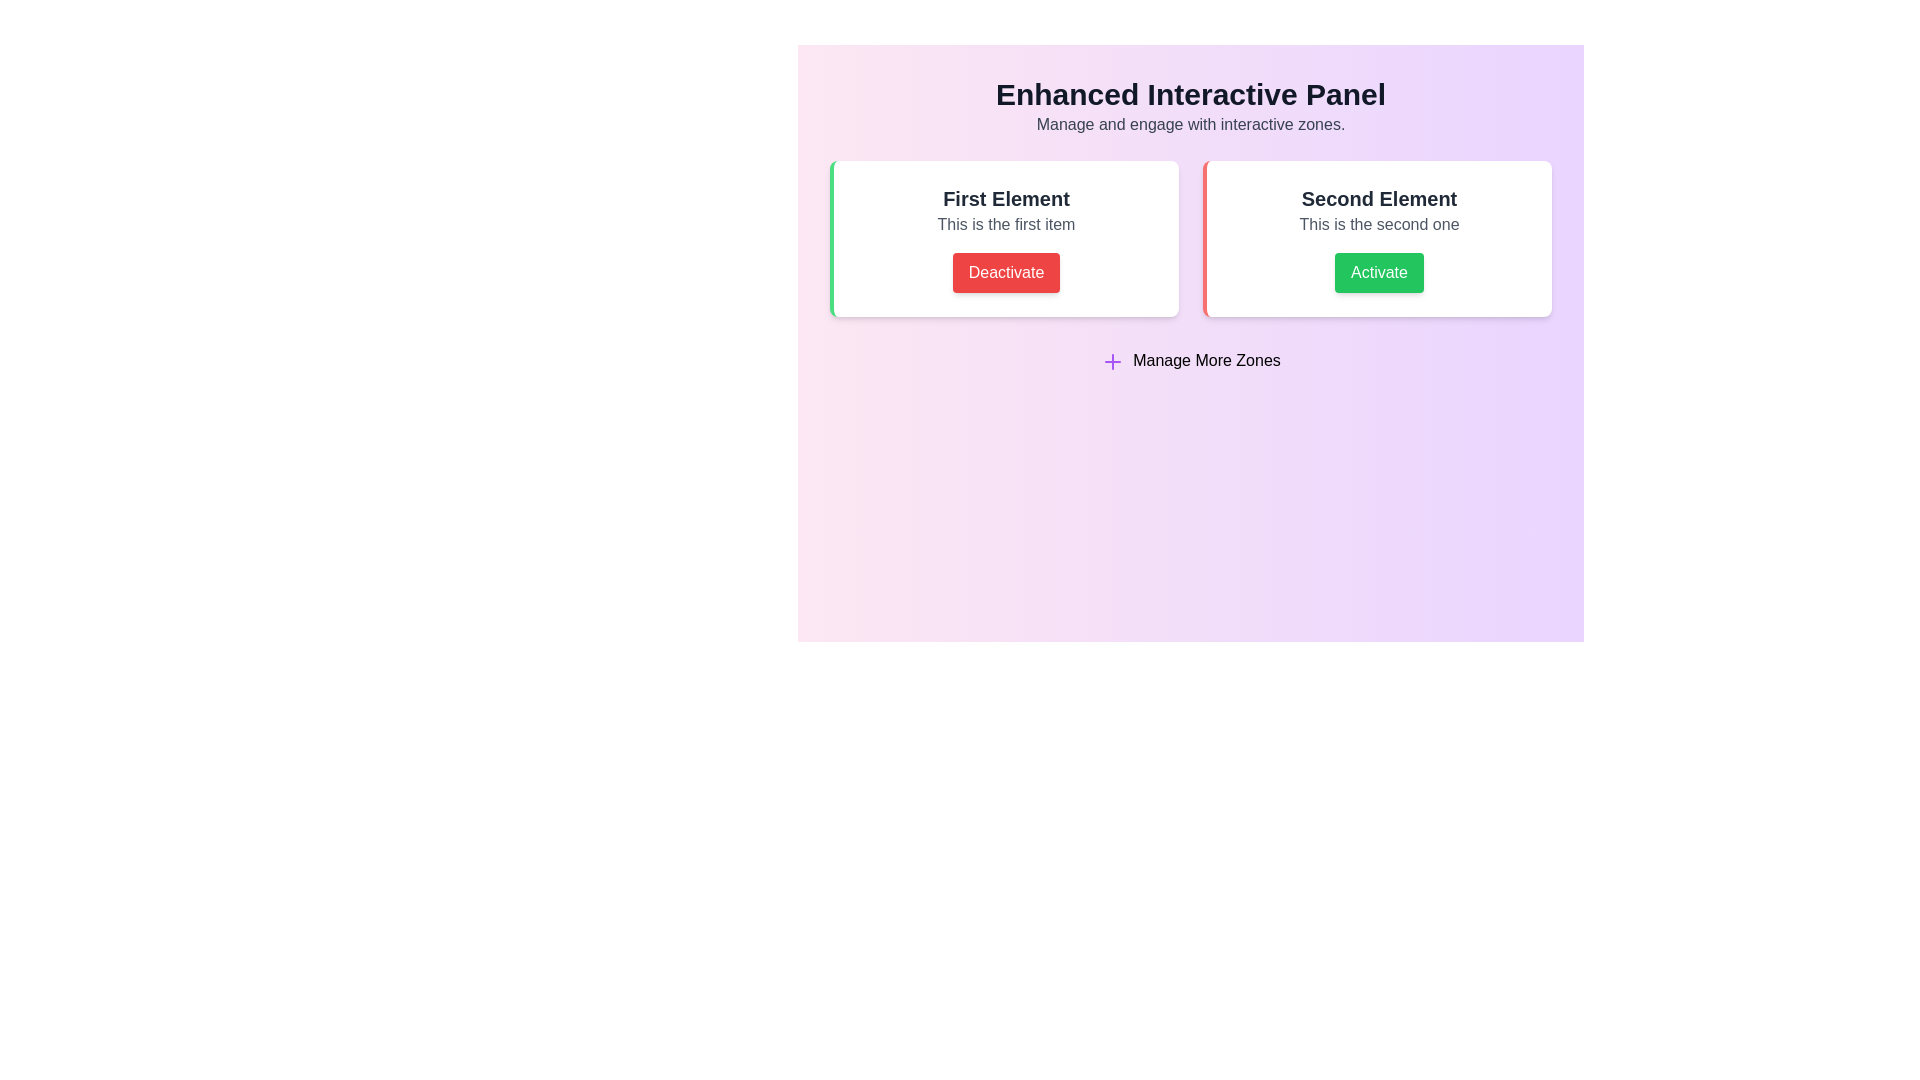 The image size is (1920, 1080). What do you see at coordinates (1190, 107) in the screenshot?
I see `the text-based header element located at the top-center of the interface, which introduces the section with a title and subtitle, positioned above the action cards titled 'First Element' and 'Second Element'` at bounding box center [1190, 107].